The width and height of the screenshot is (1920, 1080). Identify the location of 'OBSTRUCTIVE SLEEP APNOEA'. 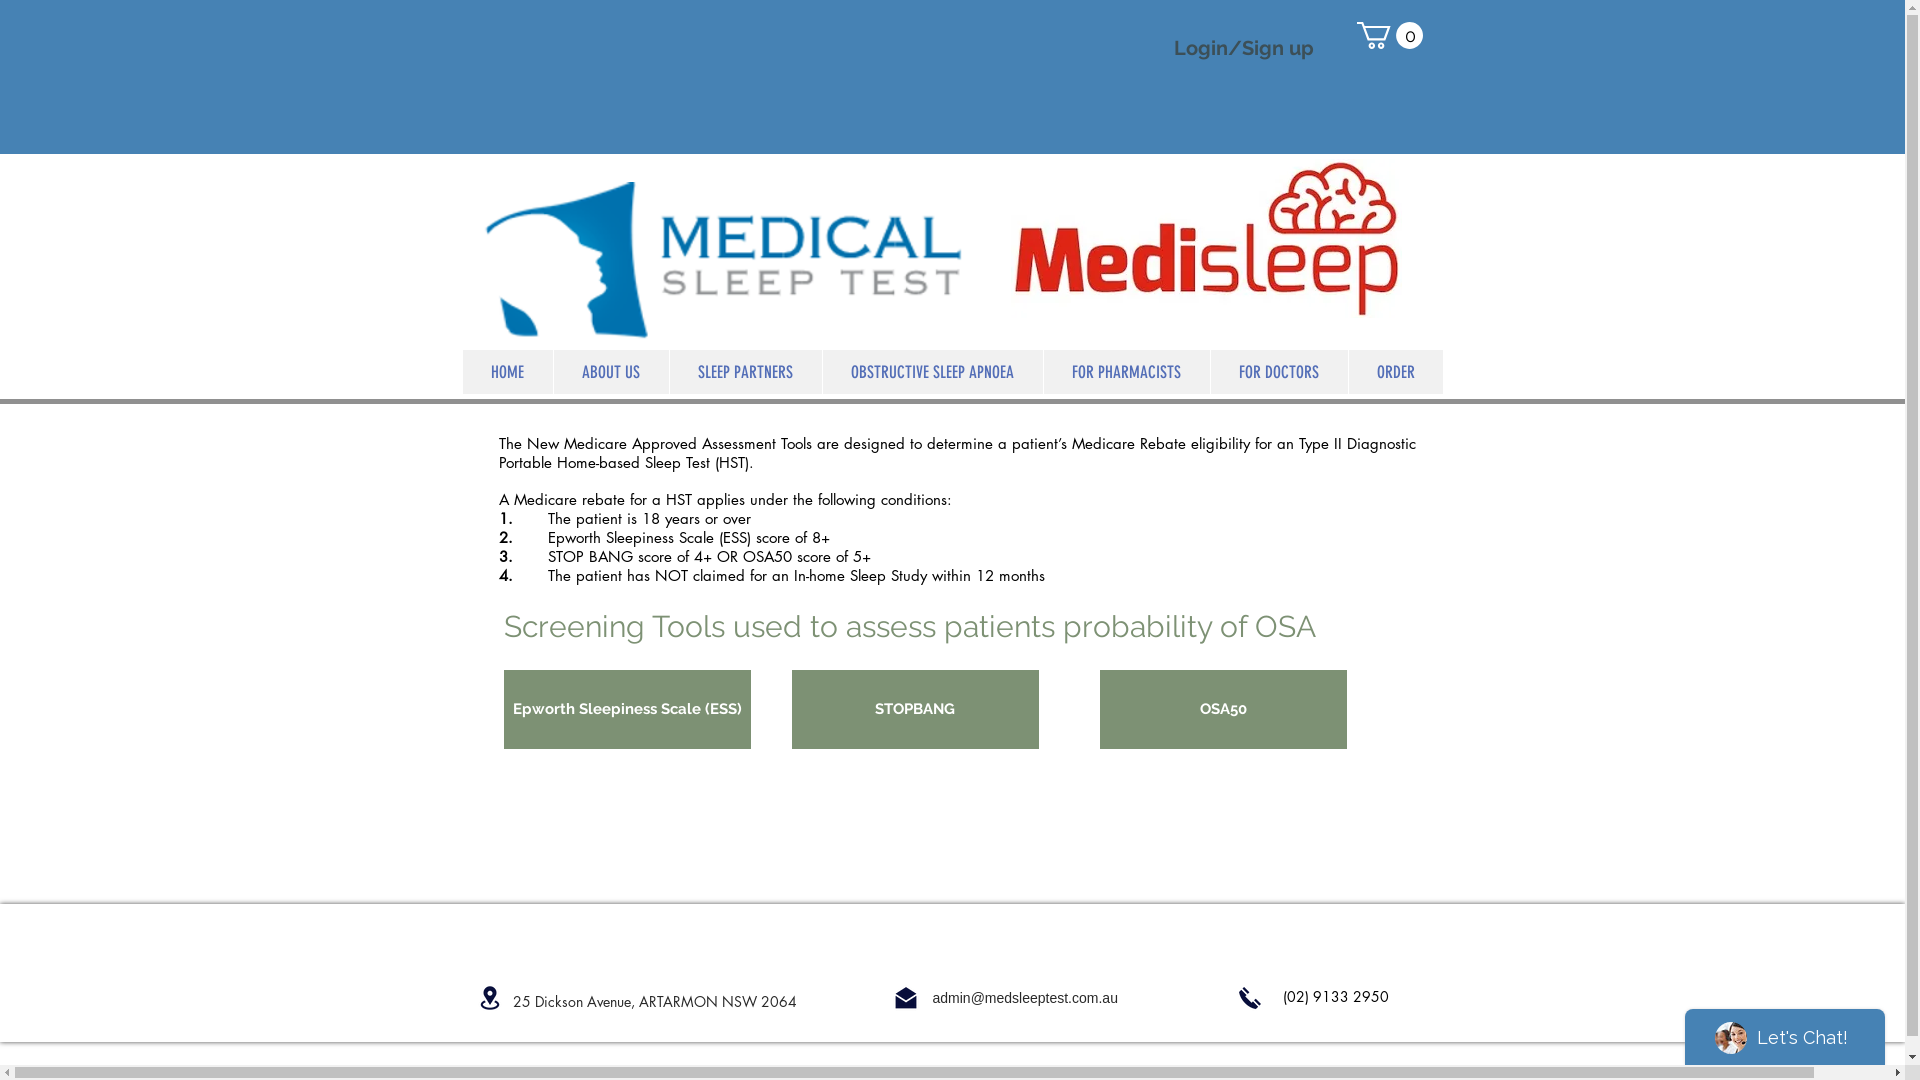
(931, 371).